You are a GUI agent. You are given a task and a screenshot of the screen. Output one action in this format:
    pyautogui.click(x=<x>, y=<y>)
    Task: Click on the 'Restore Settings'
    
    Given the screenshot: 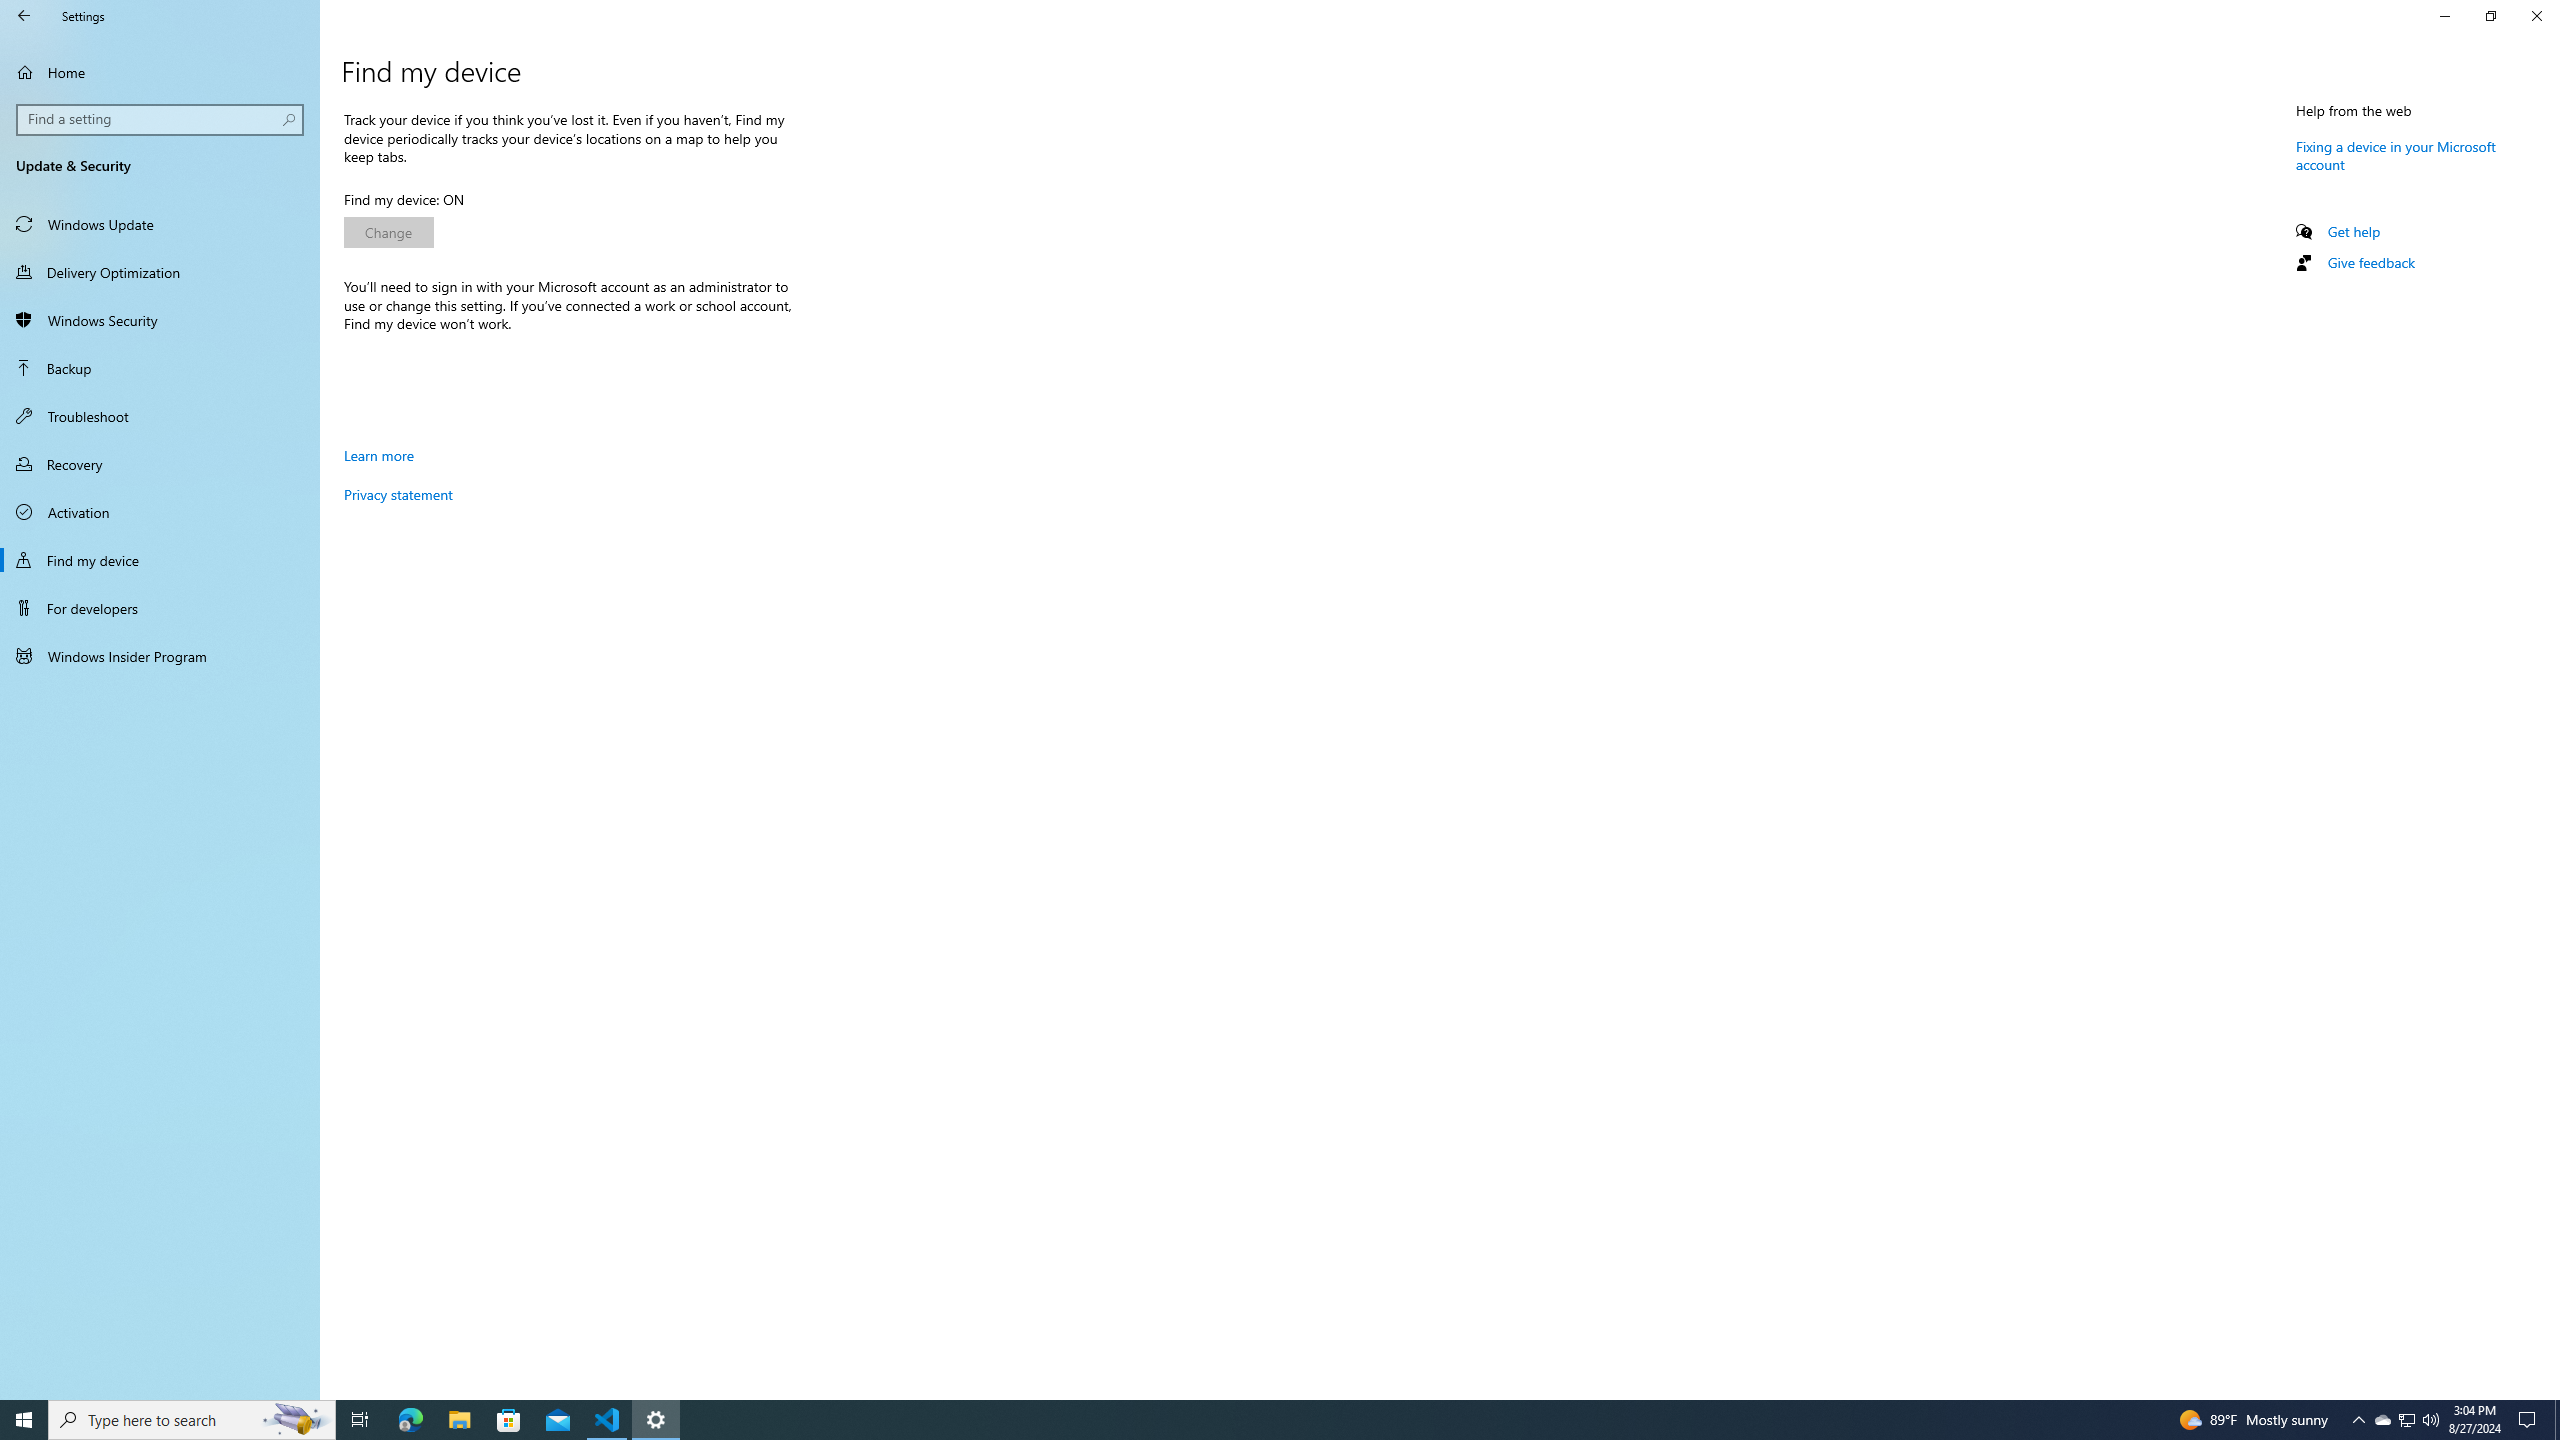 What is the action you would take?
    pyautogui.click(x=2490, y=15)
    